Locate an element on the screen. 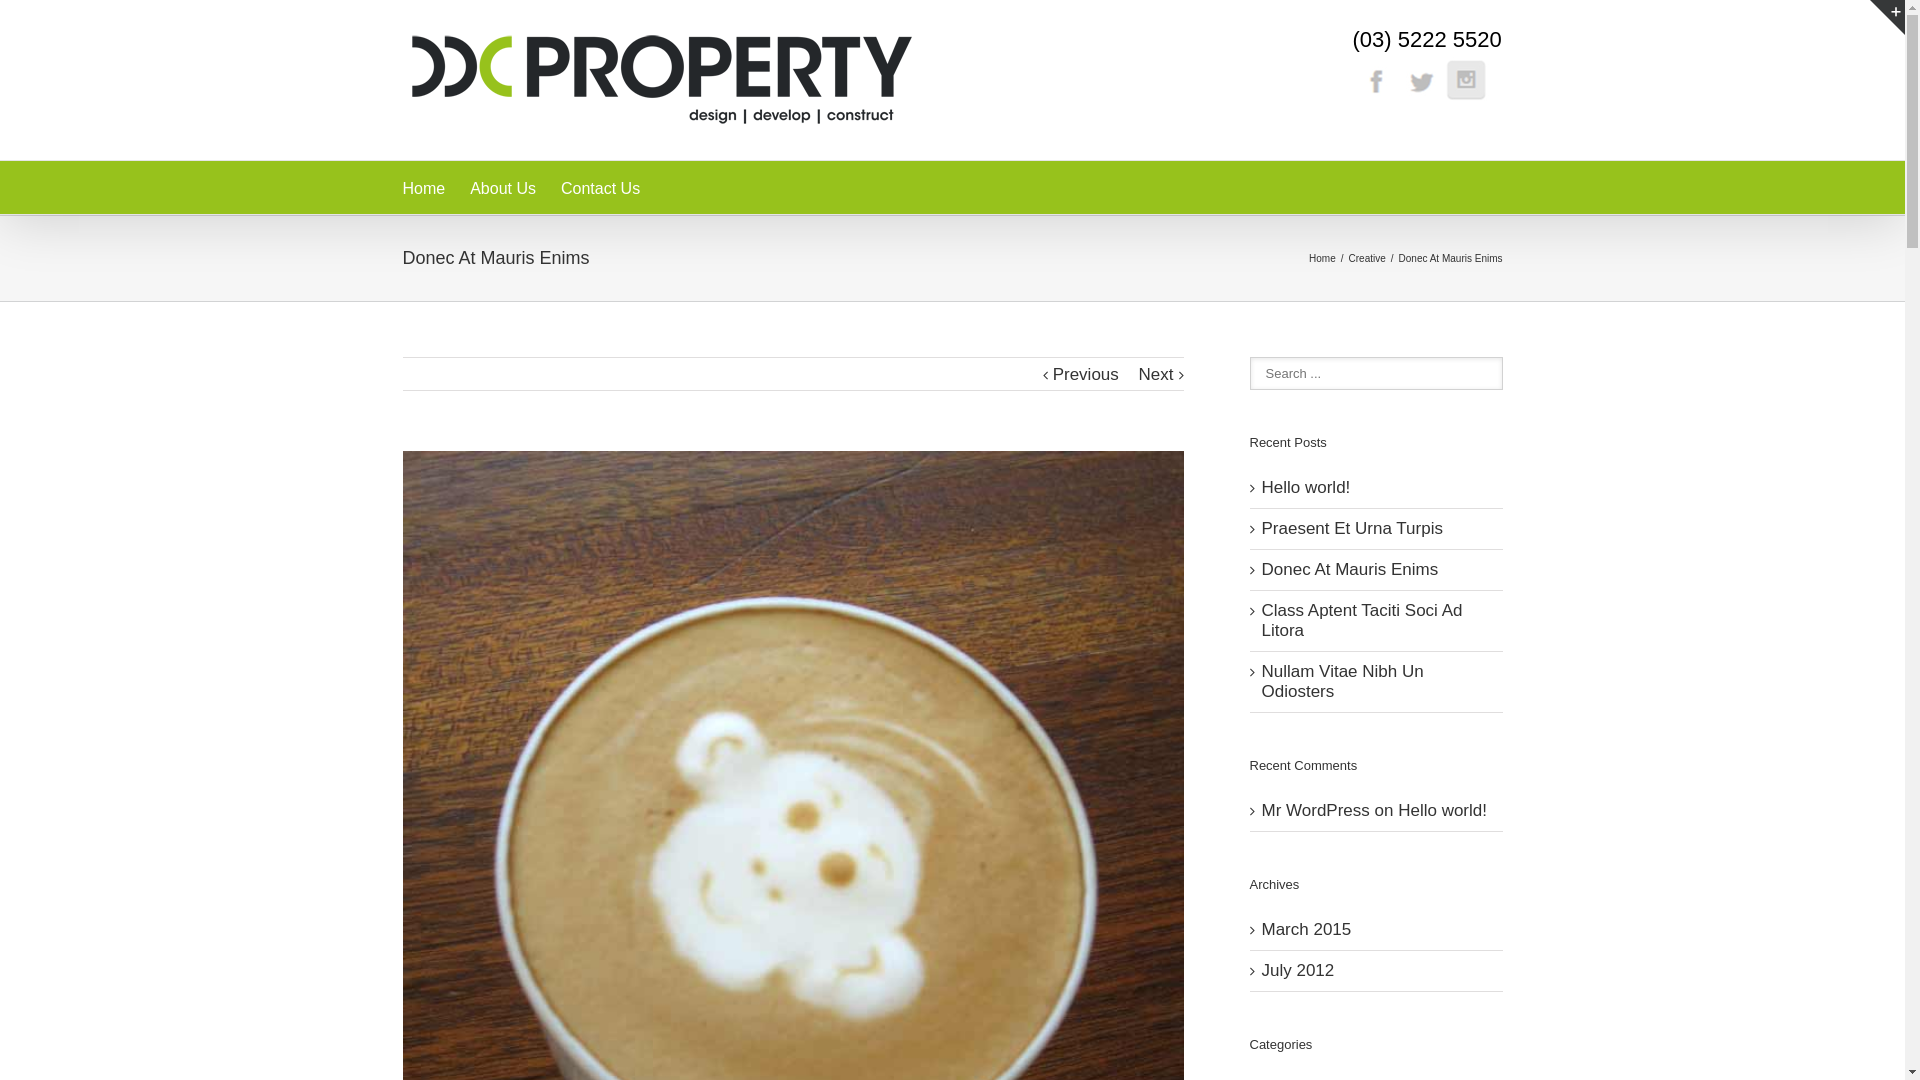 This screenshot has height=1080, width=1920. 'Mr WordPress' is located at coordinates (1315, 810).